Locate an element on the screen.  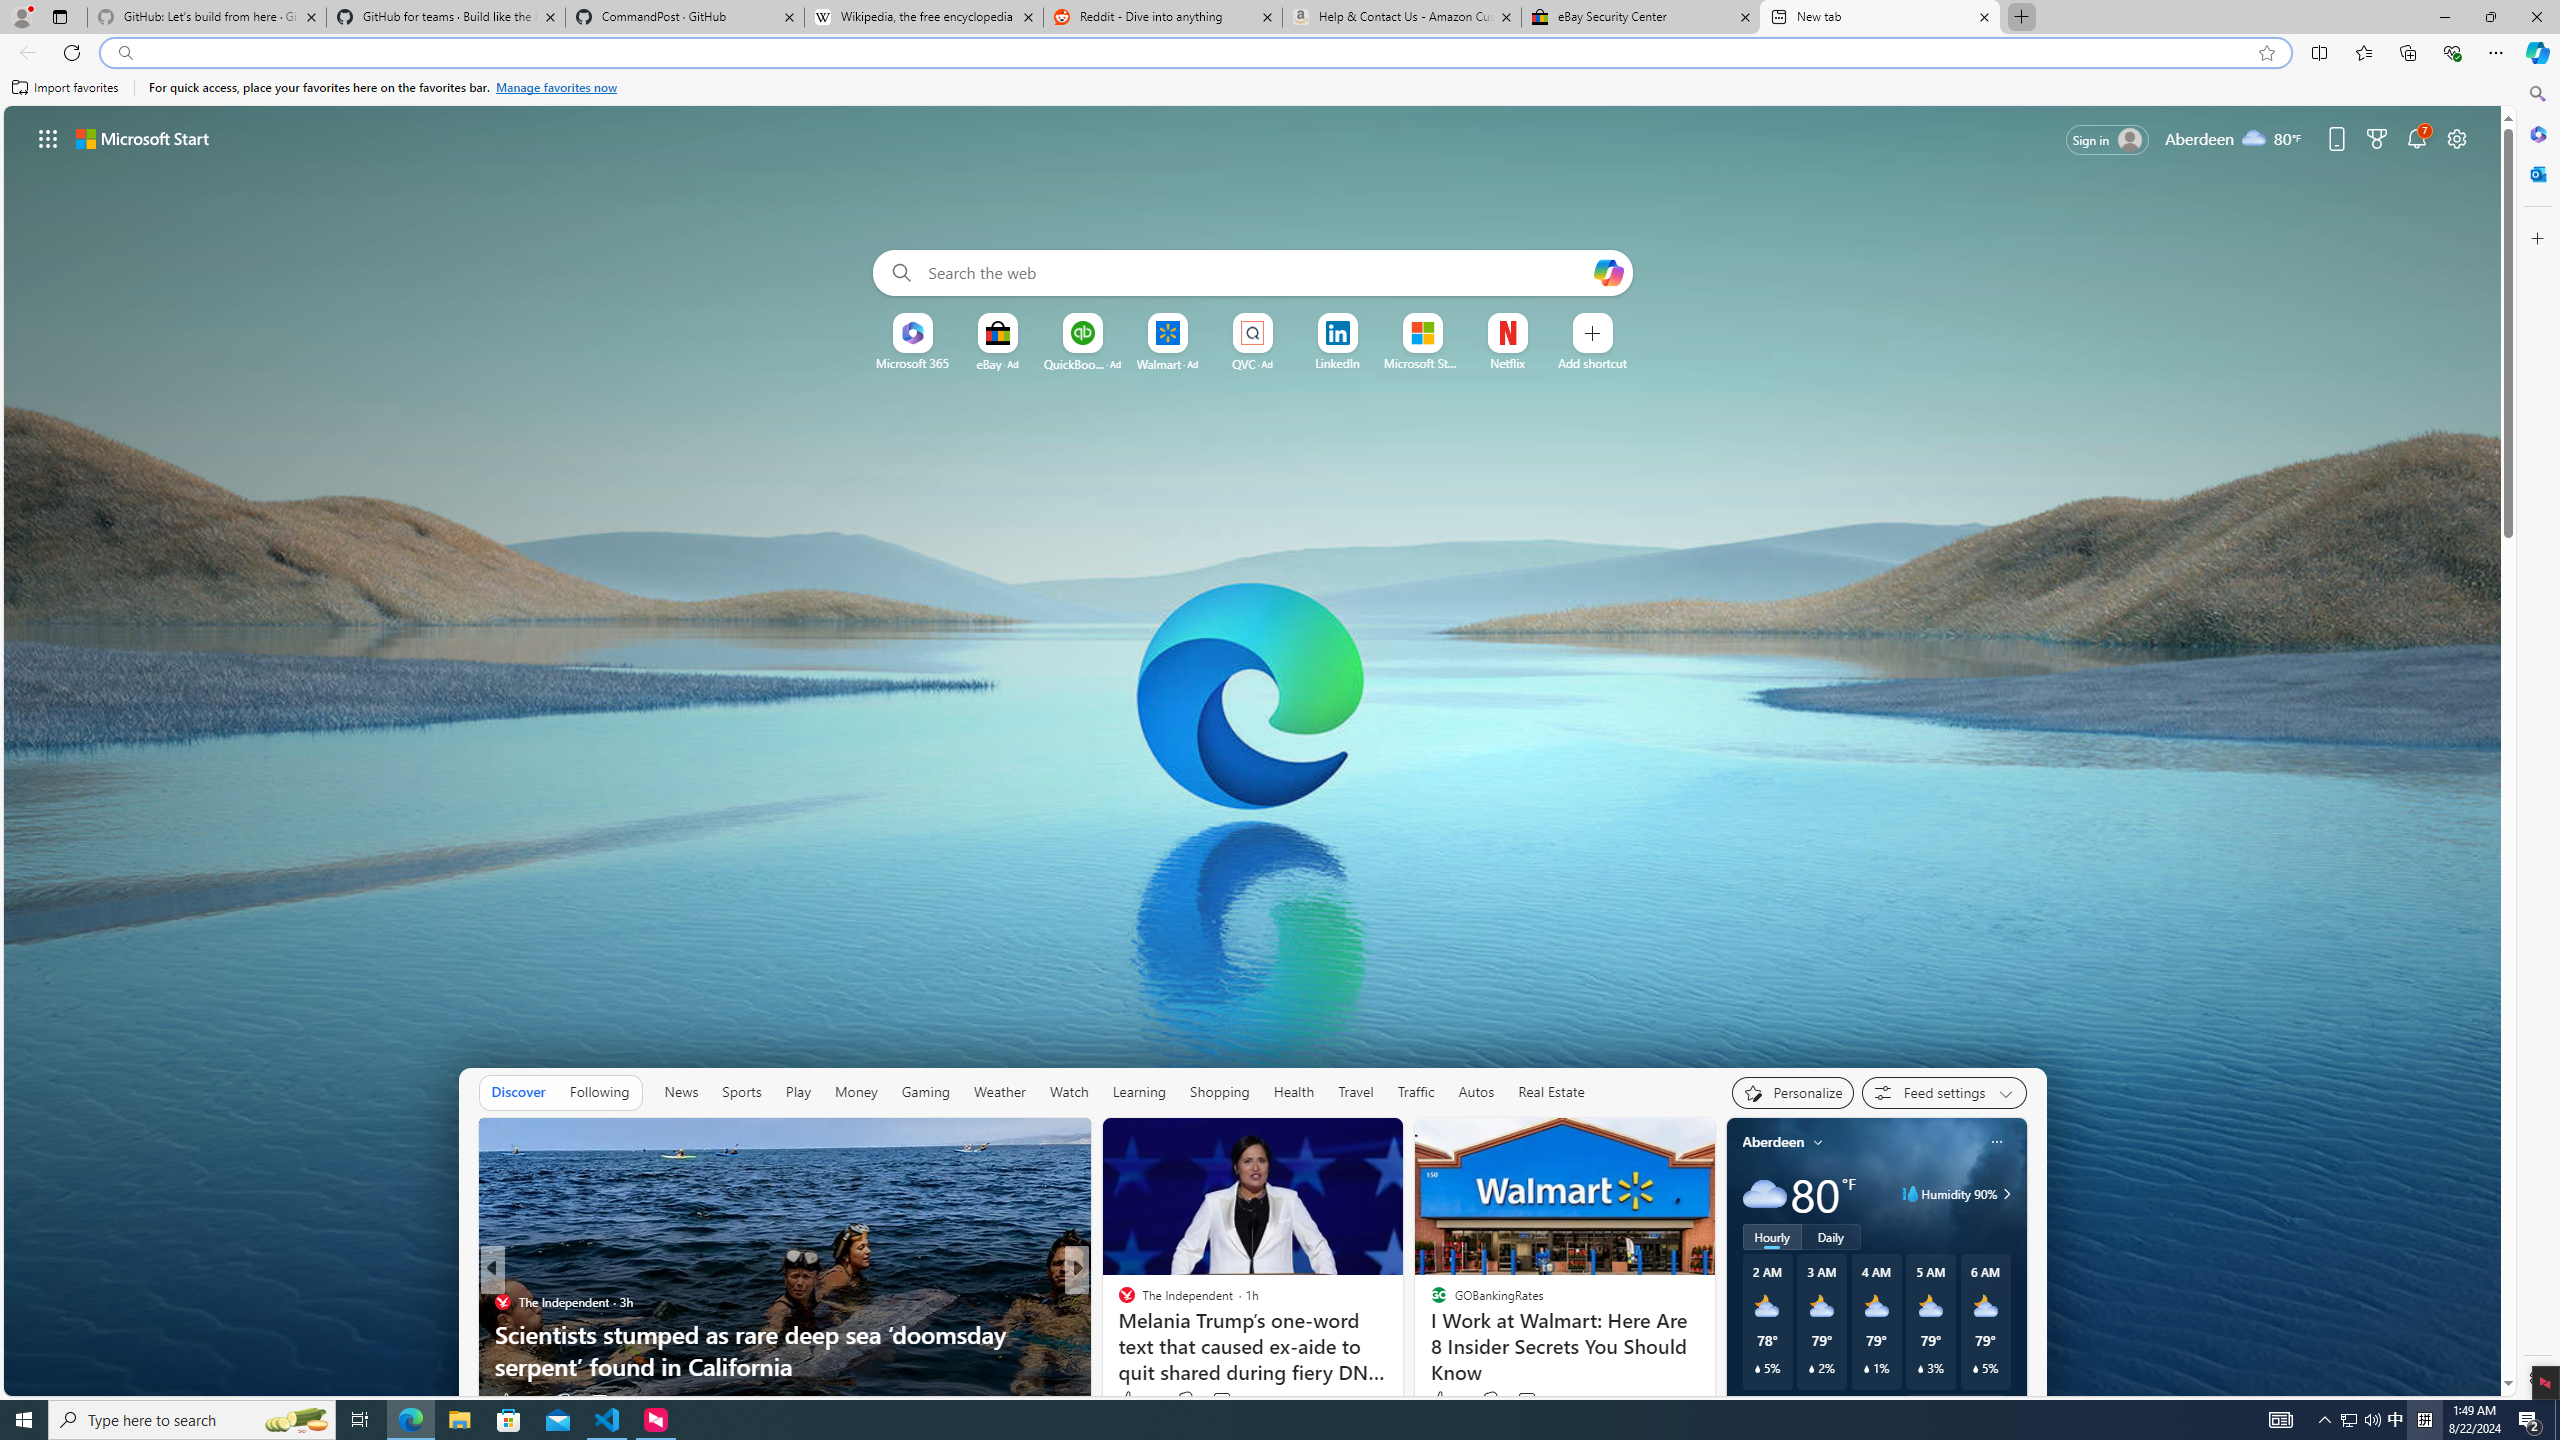
'The Independent' is located at coordinates (1117, 1302).